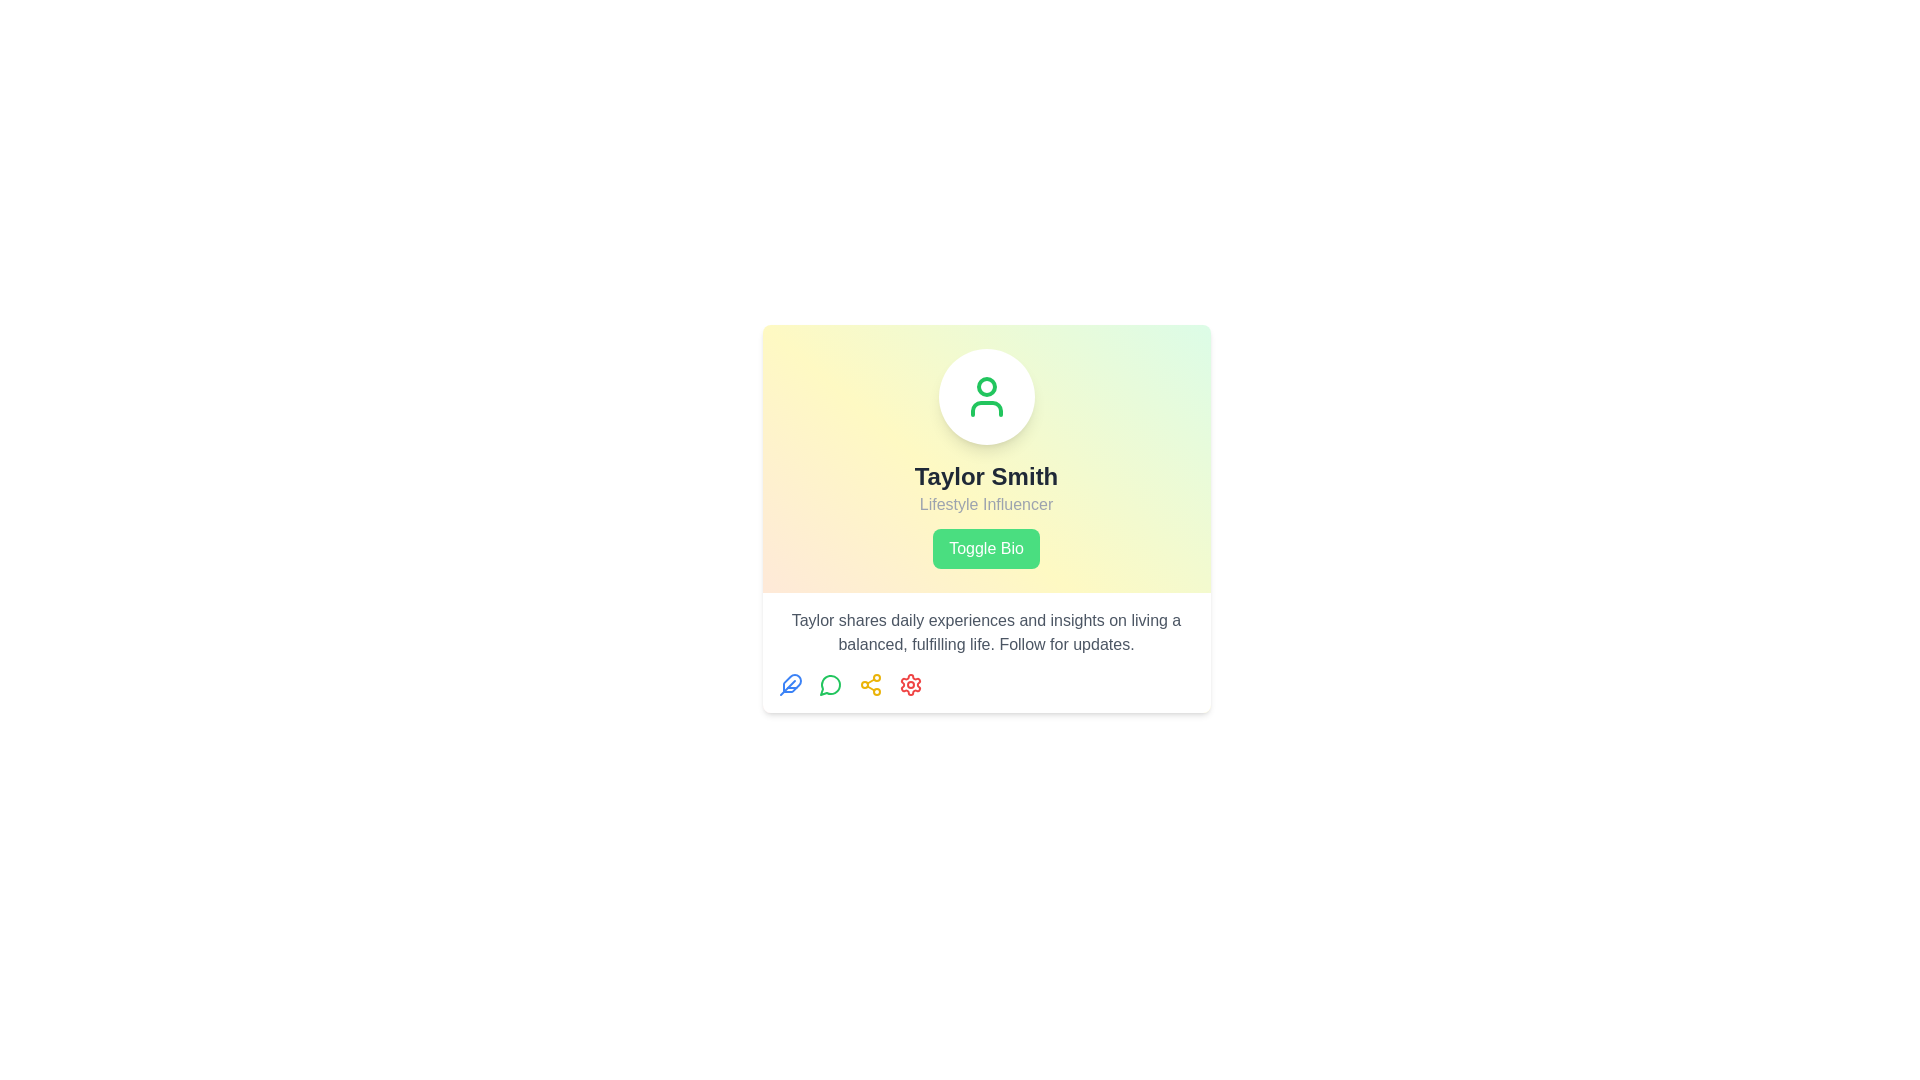  Describe the element at coordinates (791, 682) in the screenshot. I see `the feather icon with a blue outline located in the bottom-left corner of the user card` at that location.